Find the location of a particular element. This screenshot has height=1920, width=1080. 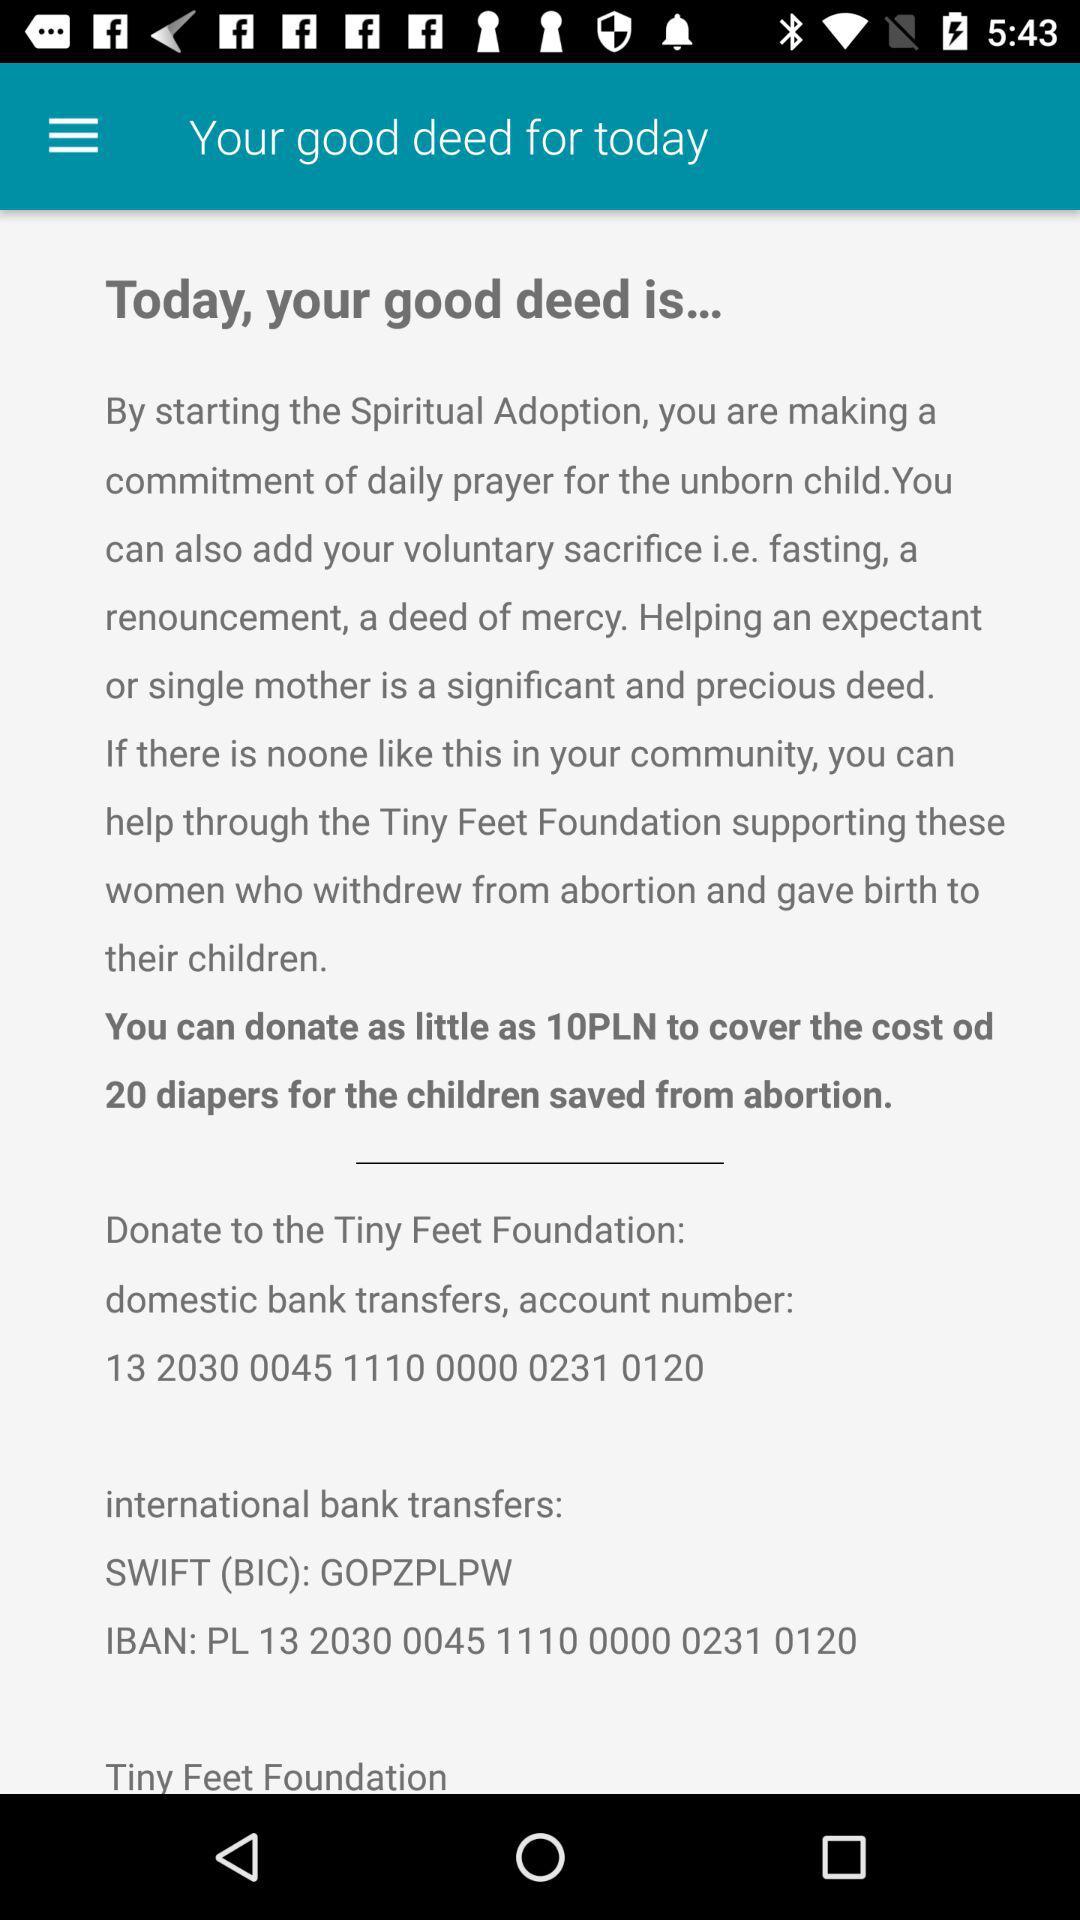

the icon next to your good deed icon is located at coordinates (72, 135).